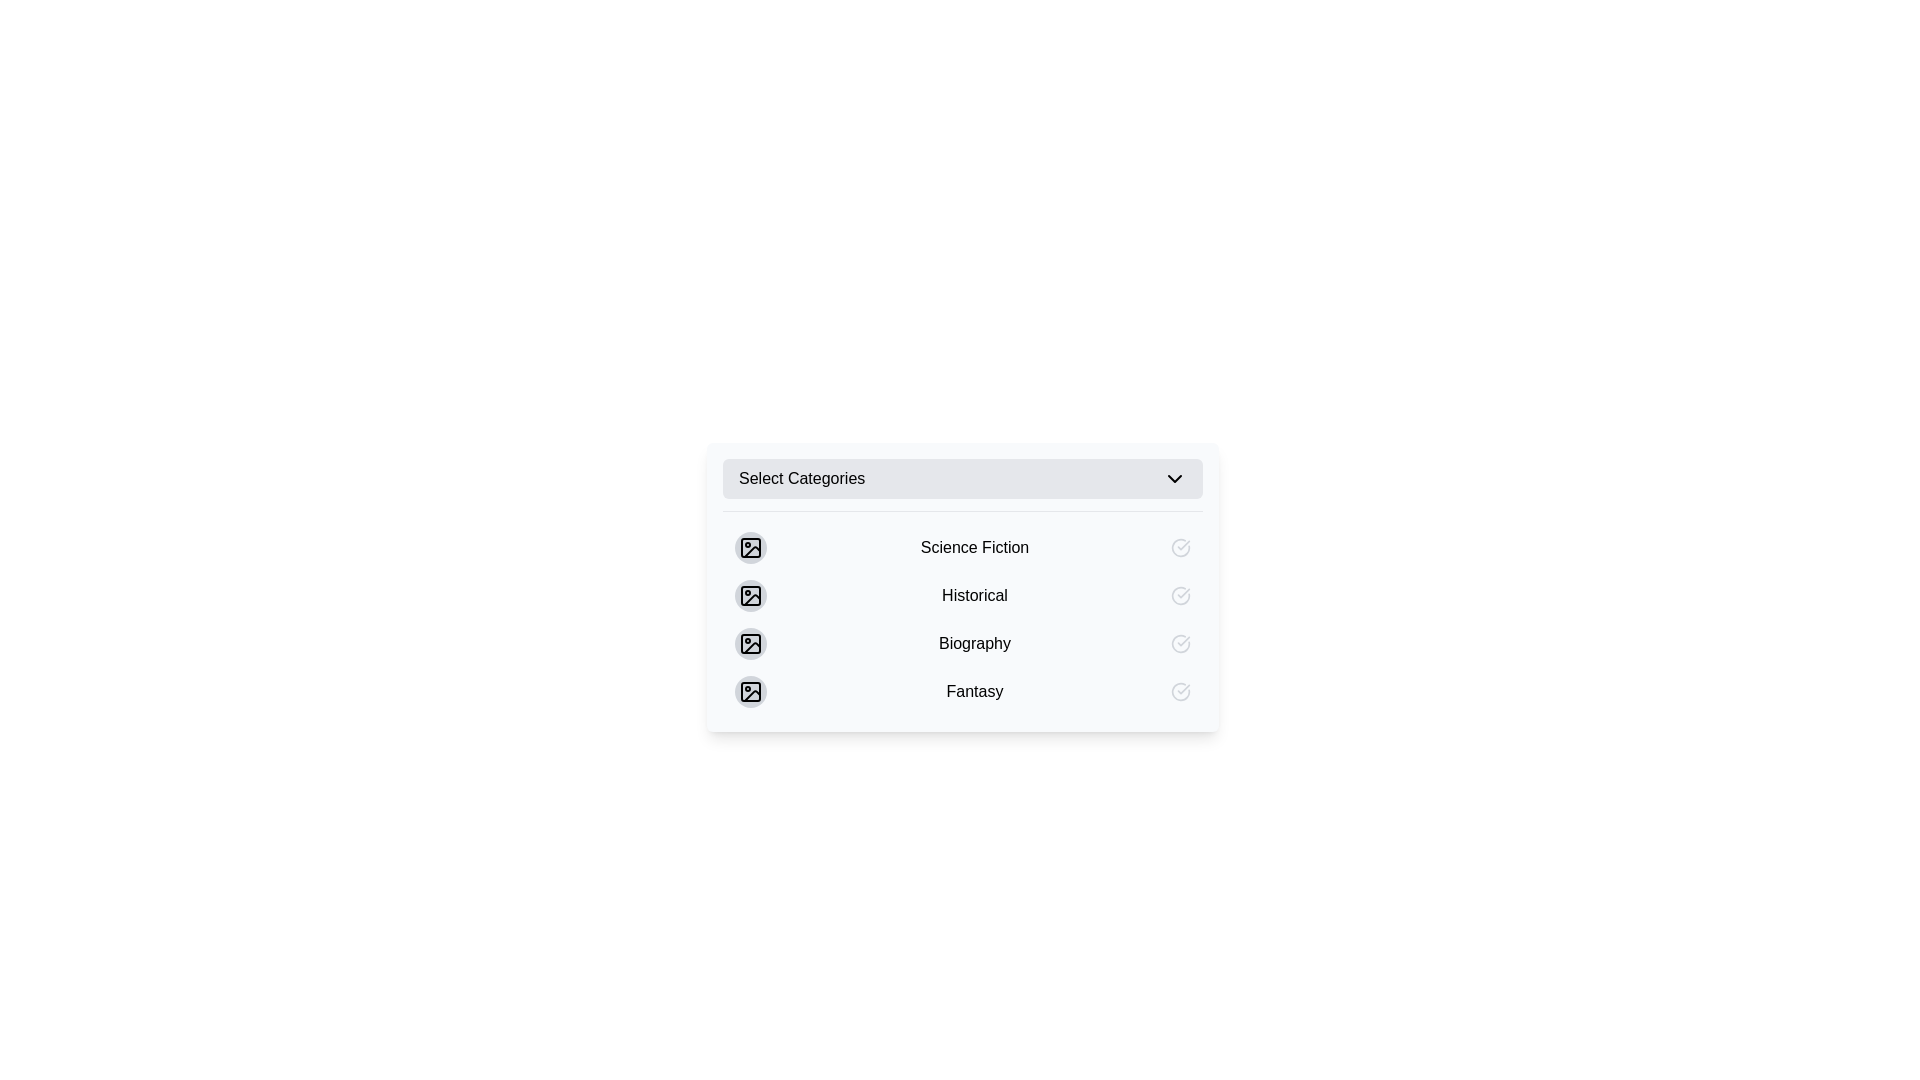 Image resolution: width=1920 pixels, height=1080 pixels. I want to click on the second list item in the 'Select Categories' list, so click(963, 595).